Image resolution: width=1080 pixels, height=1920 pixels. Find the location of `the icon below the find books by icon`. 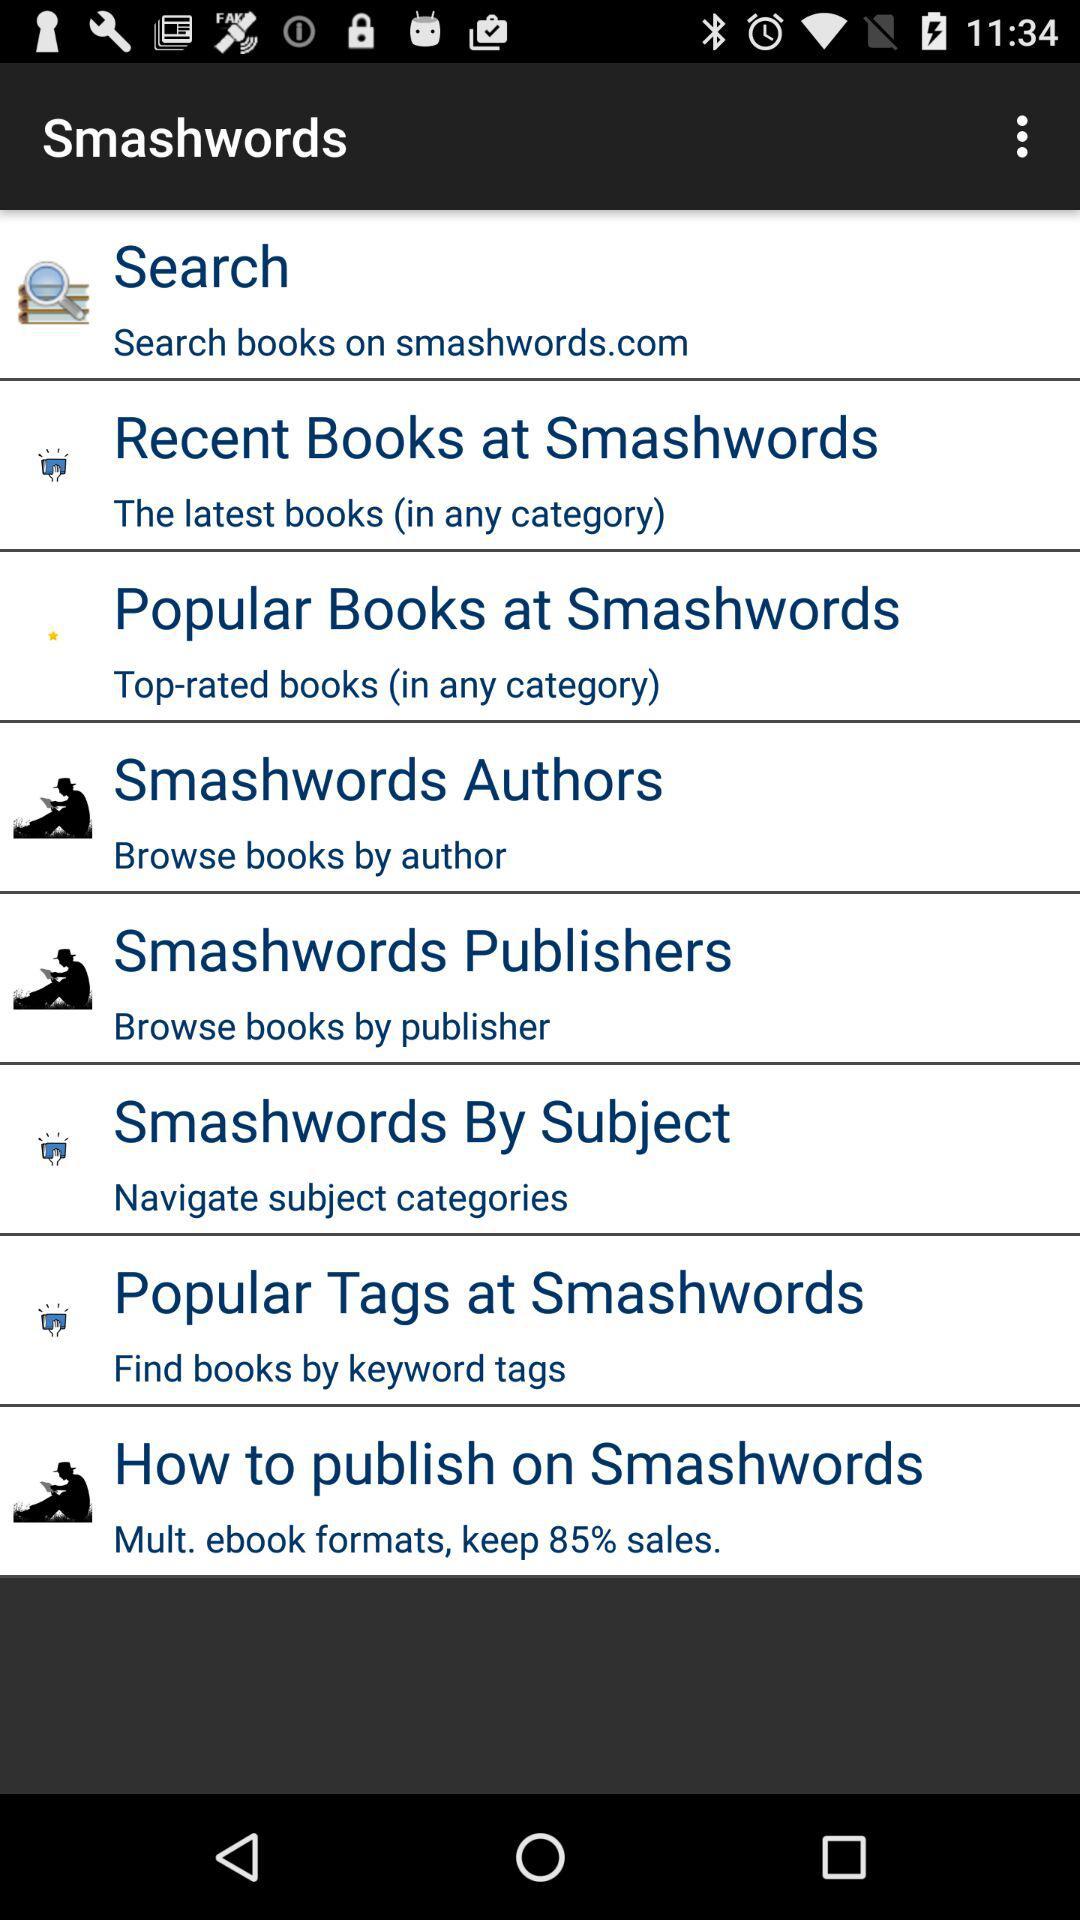

the icon below the find books by icon is located at coordinates (518, 1461).